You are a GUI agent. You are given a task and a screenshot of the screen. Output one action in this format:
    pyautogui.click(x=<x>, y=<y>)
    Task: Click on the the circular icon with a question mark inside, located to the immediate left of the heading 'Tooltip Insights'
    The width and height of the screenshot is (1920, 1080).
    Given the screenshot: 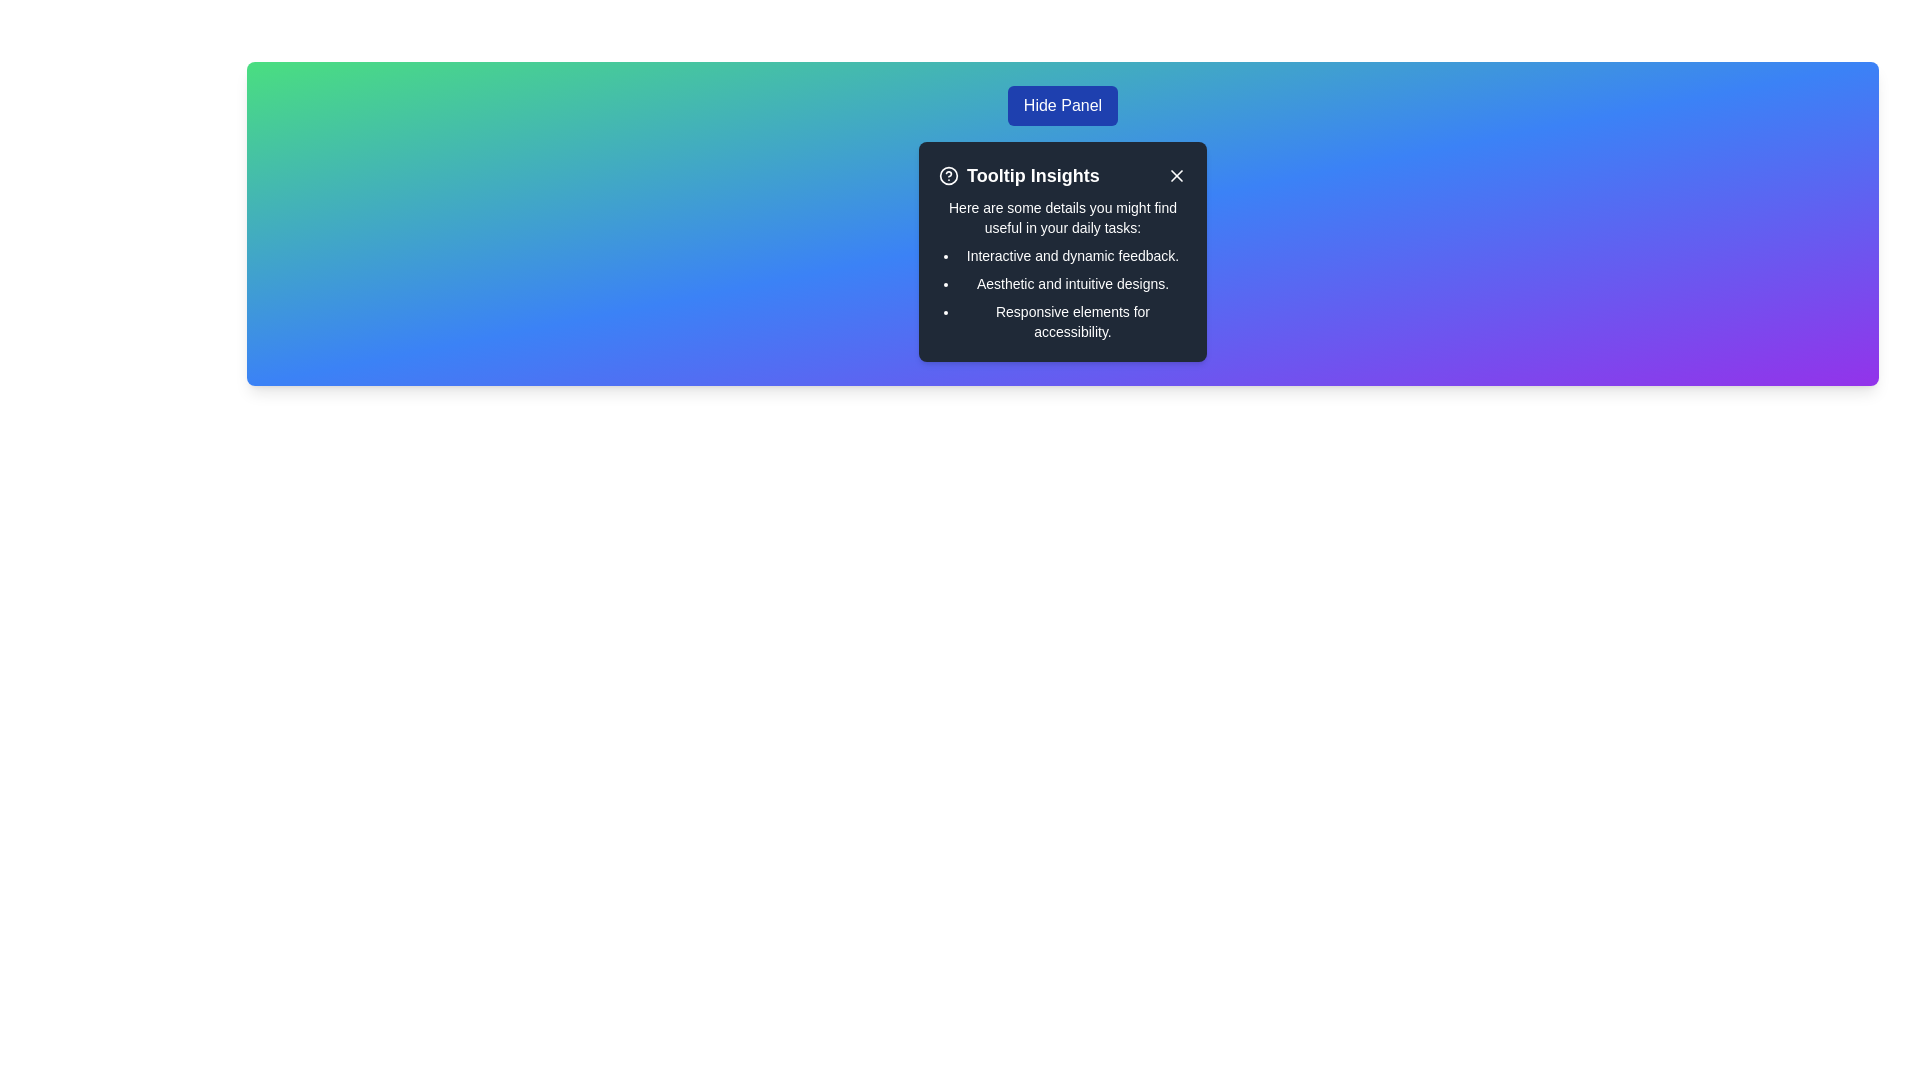 What is the action you would take?
    pyautogui.click(x=948, y=175)
    